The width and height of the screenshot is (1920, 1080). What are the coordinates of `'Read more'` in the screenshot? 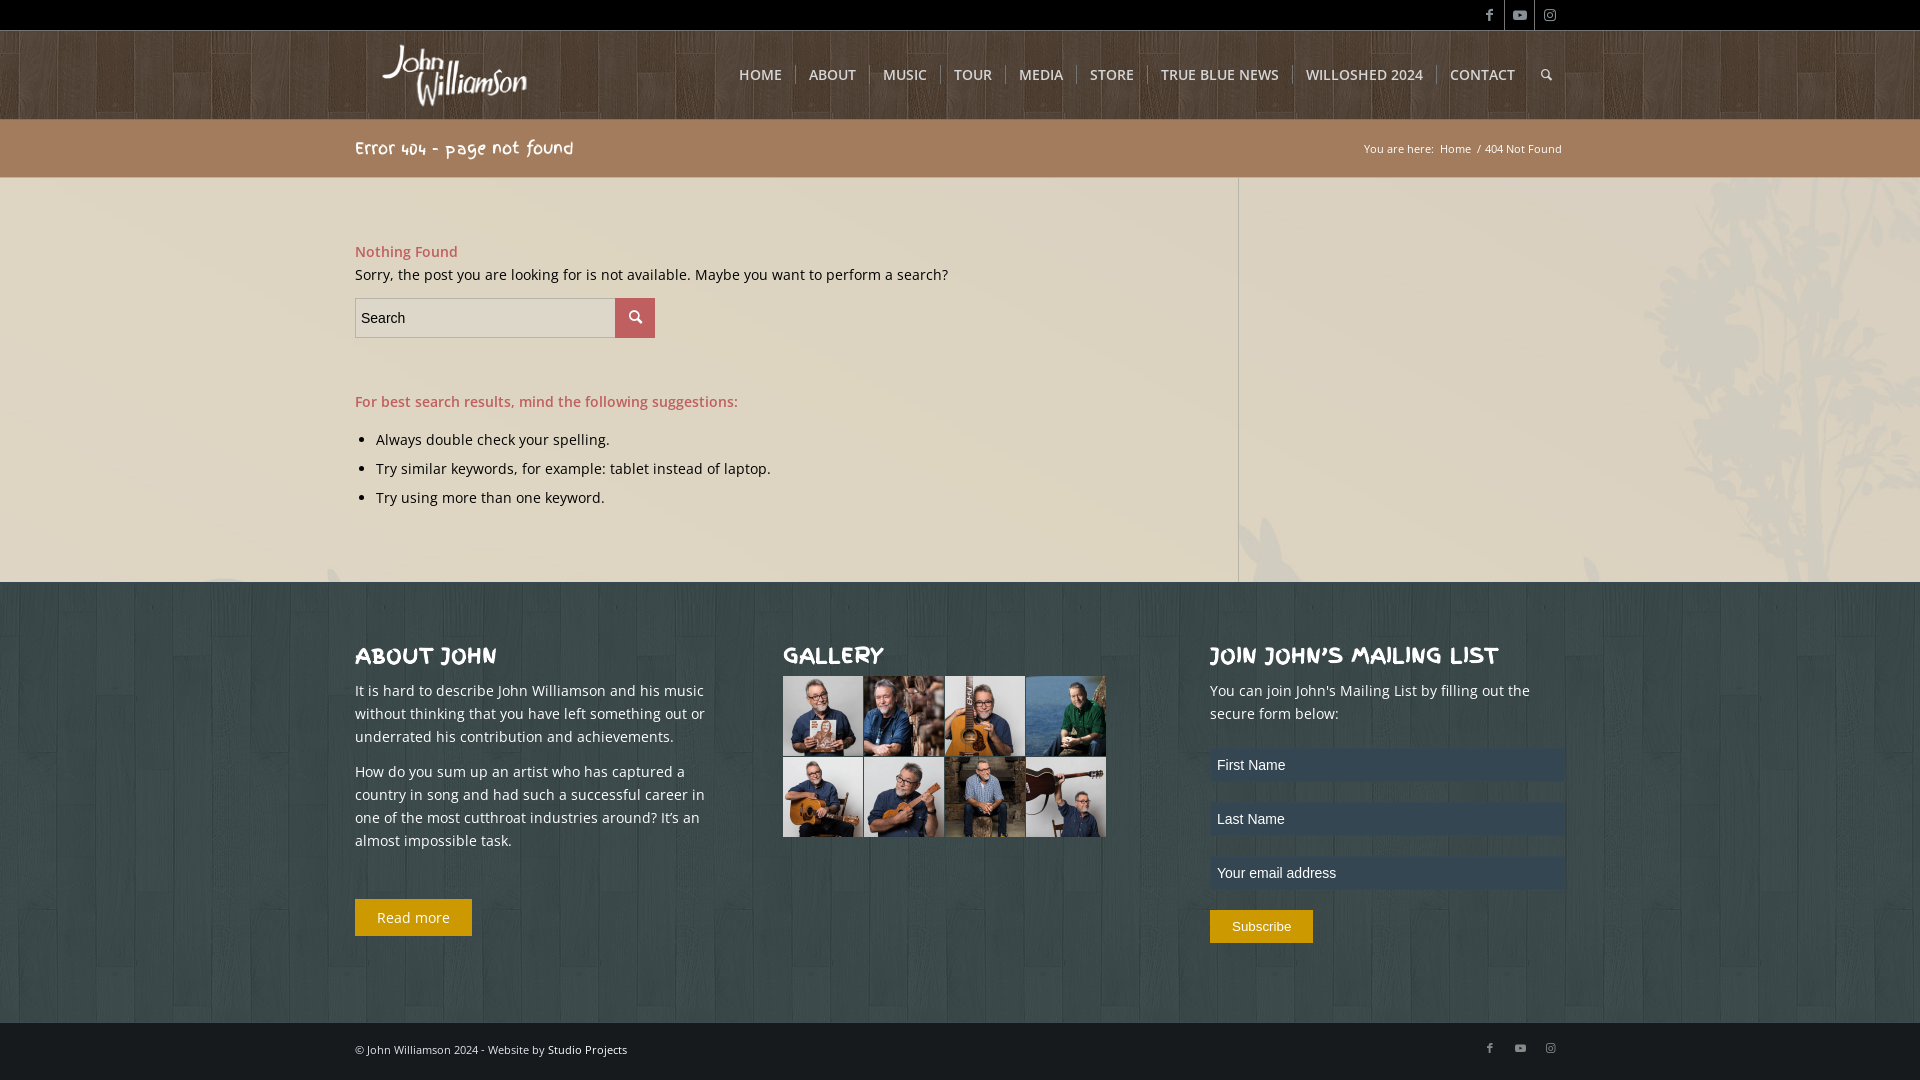 It's located at (412, 917).